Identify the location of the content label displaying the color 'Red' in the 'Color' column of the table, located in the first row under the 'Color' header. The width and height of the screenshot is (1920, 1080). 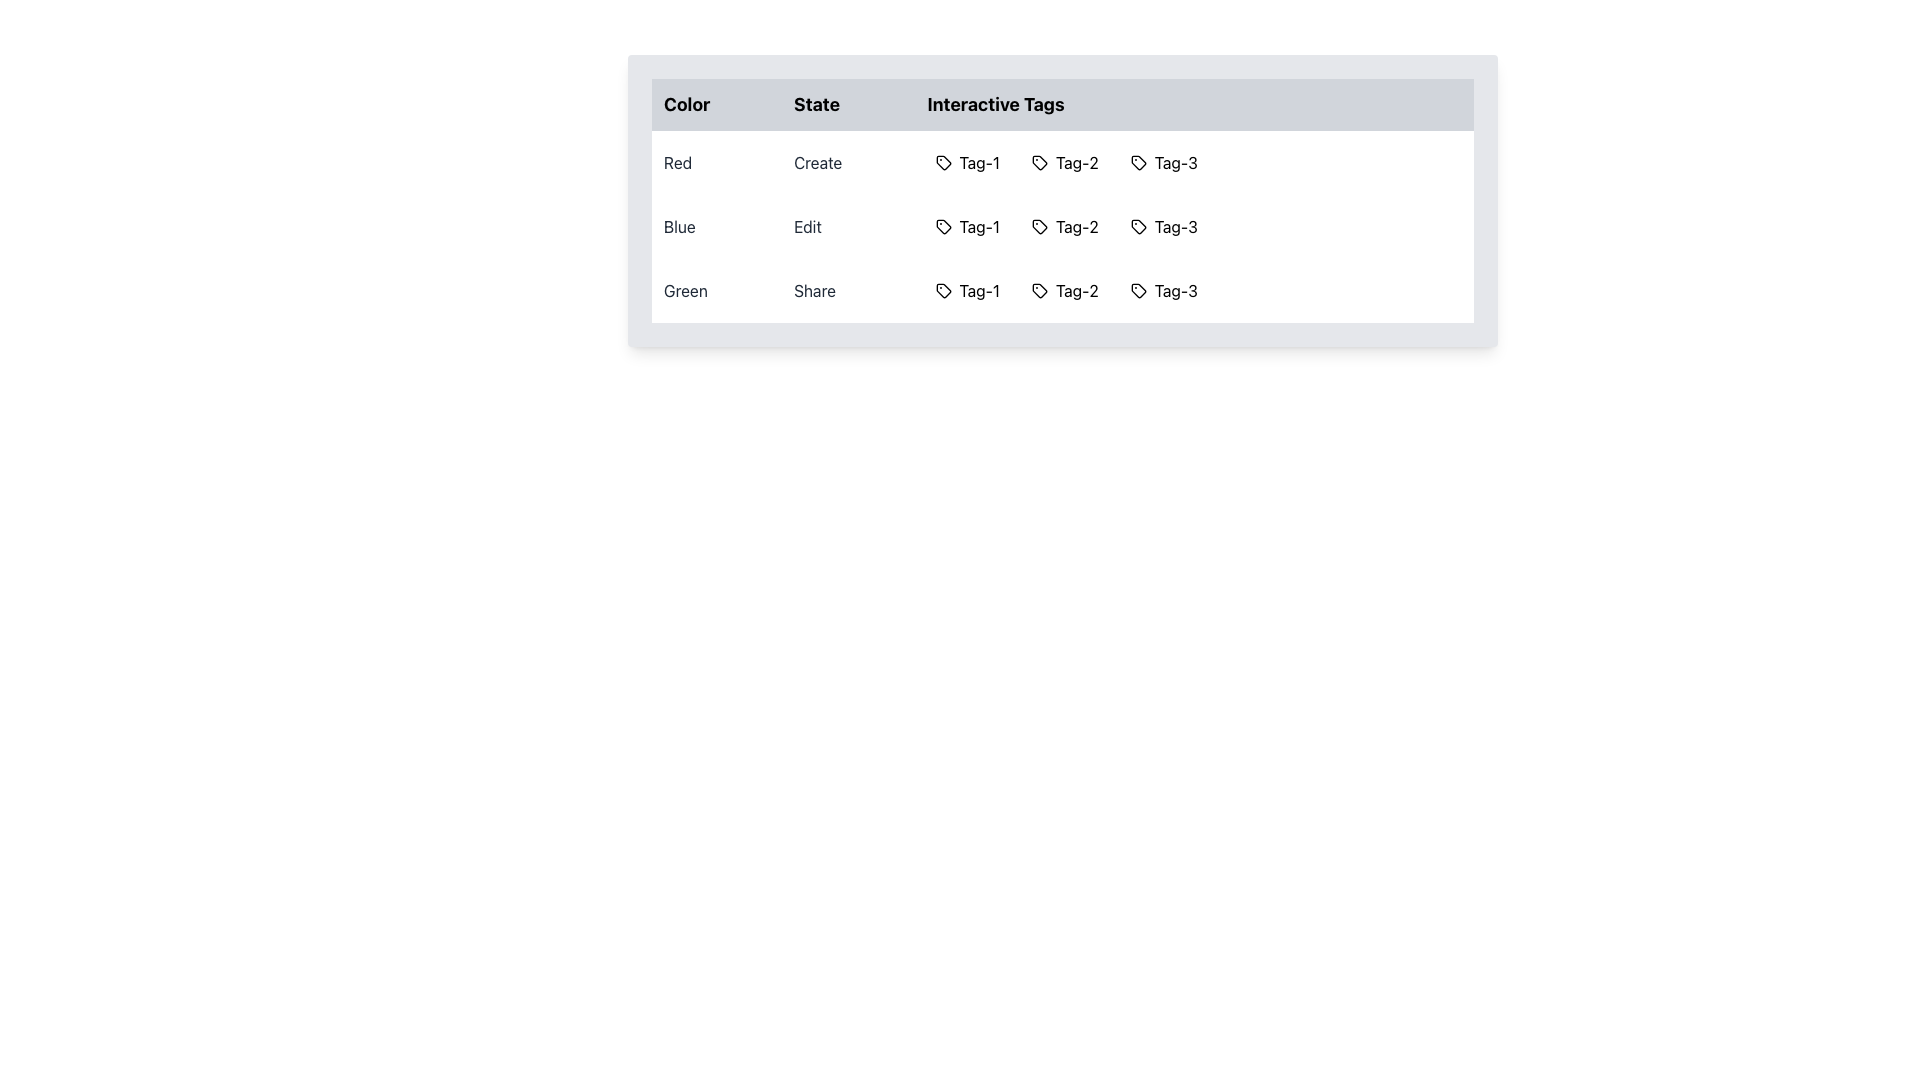
(716, 161).